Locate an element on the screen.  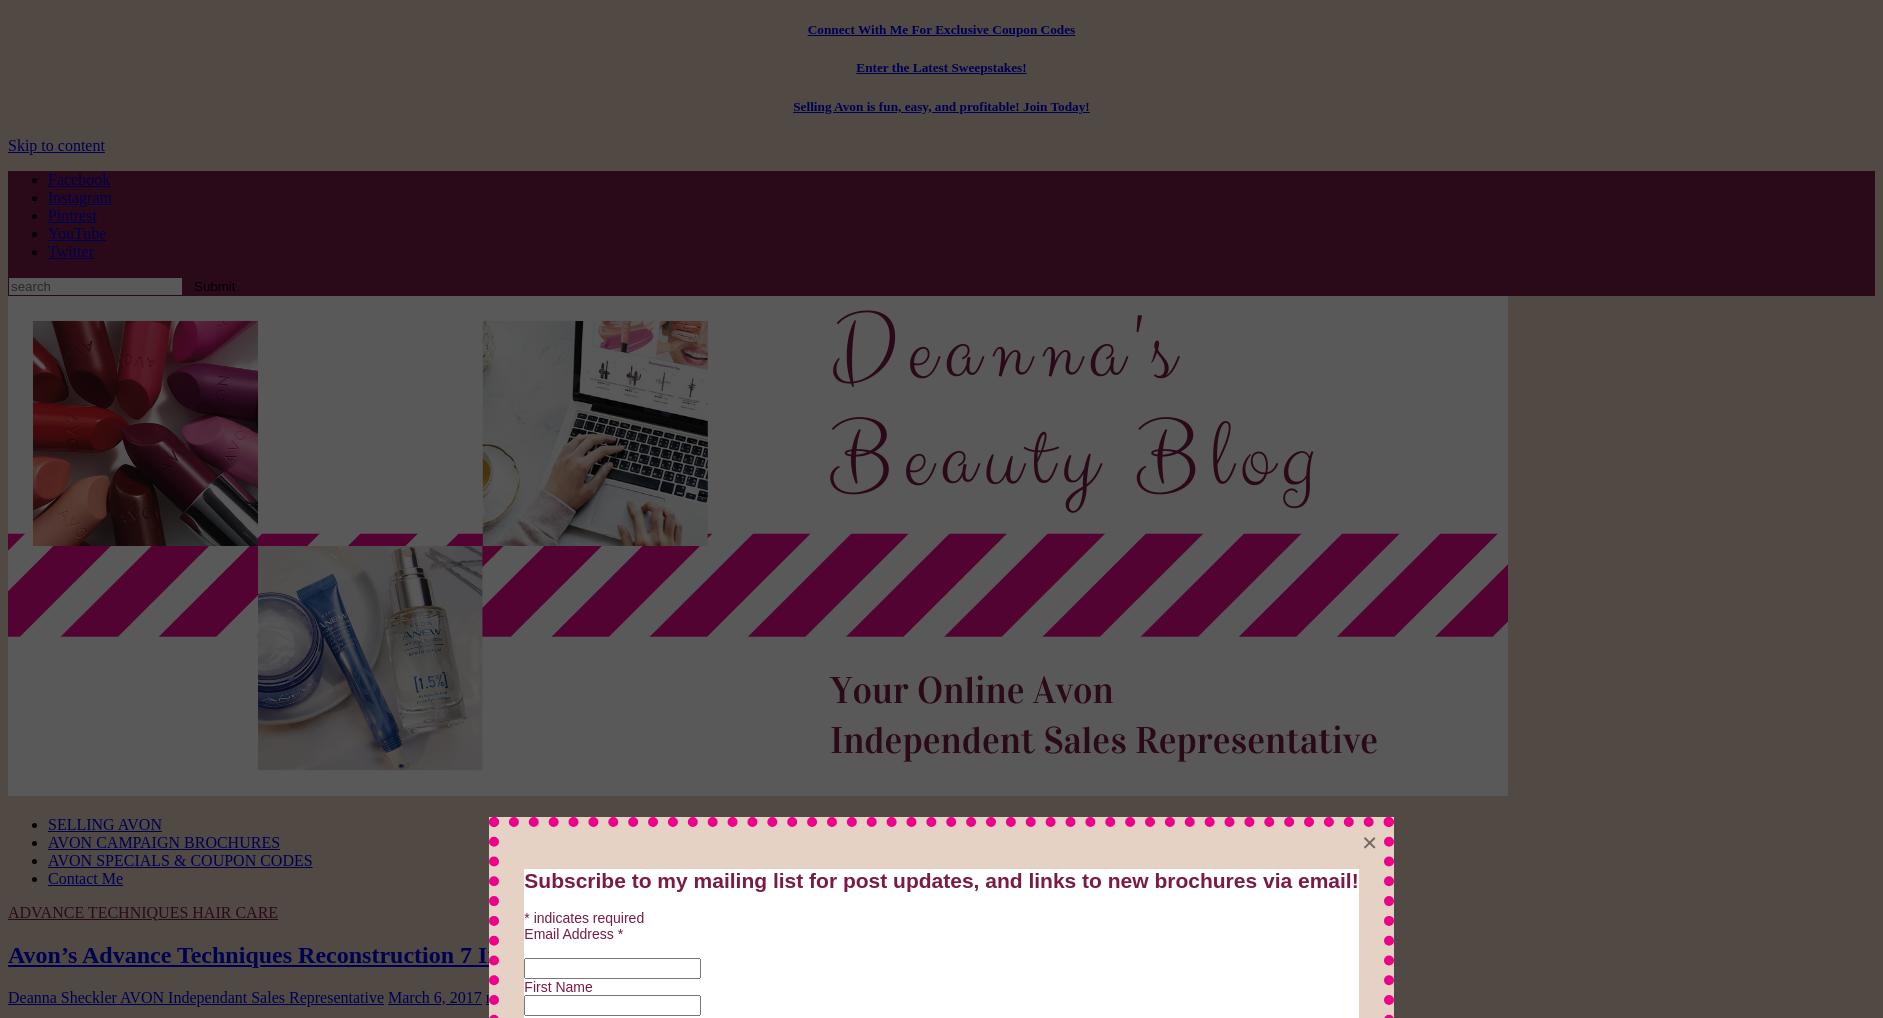
'Deanna Sheckler AVON Independant Sales Representative' is located at coordinates (196, 996).